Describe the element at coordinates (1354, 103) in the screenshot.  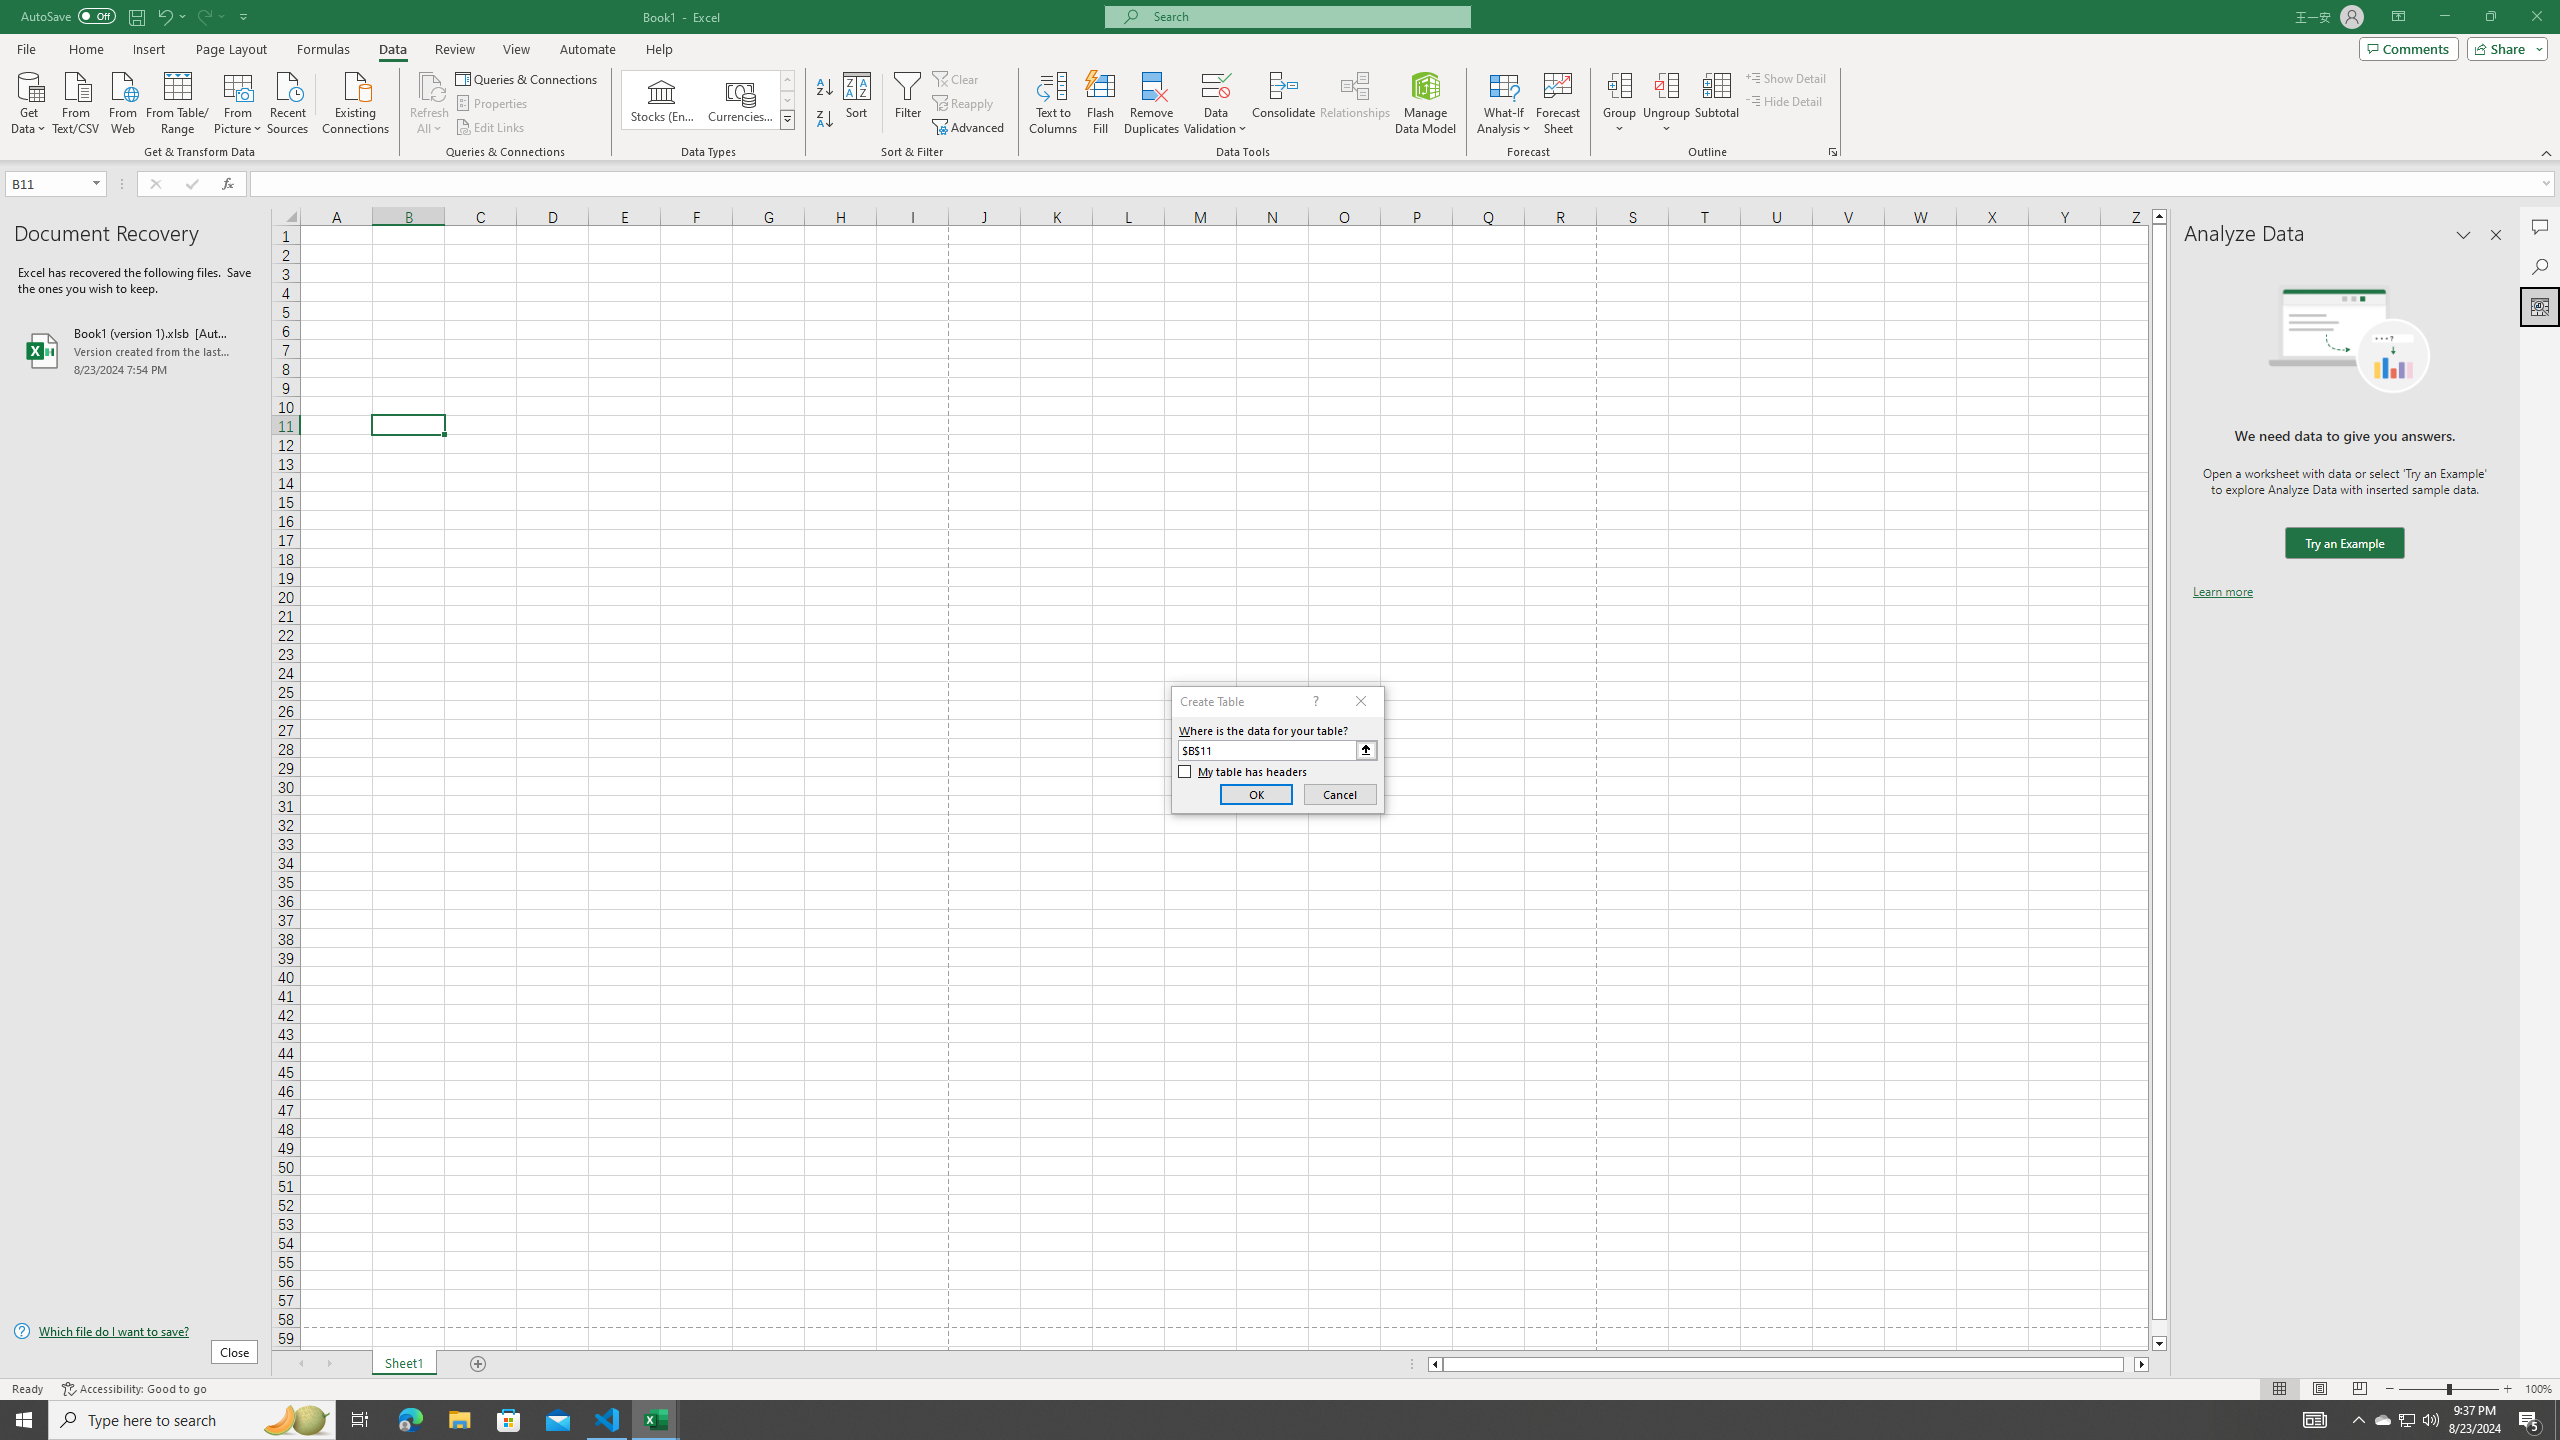
I see `'Relationships'` at that location.